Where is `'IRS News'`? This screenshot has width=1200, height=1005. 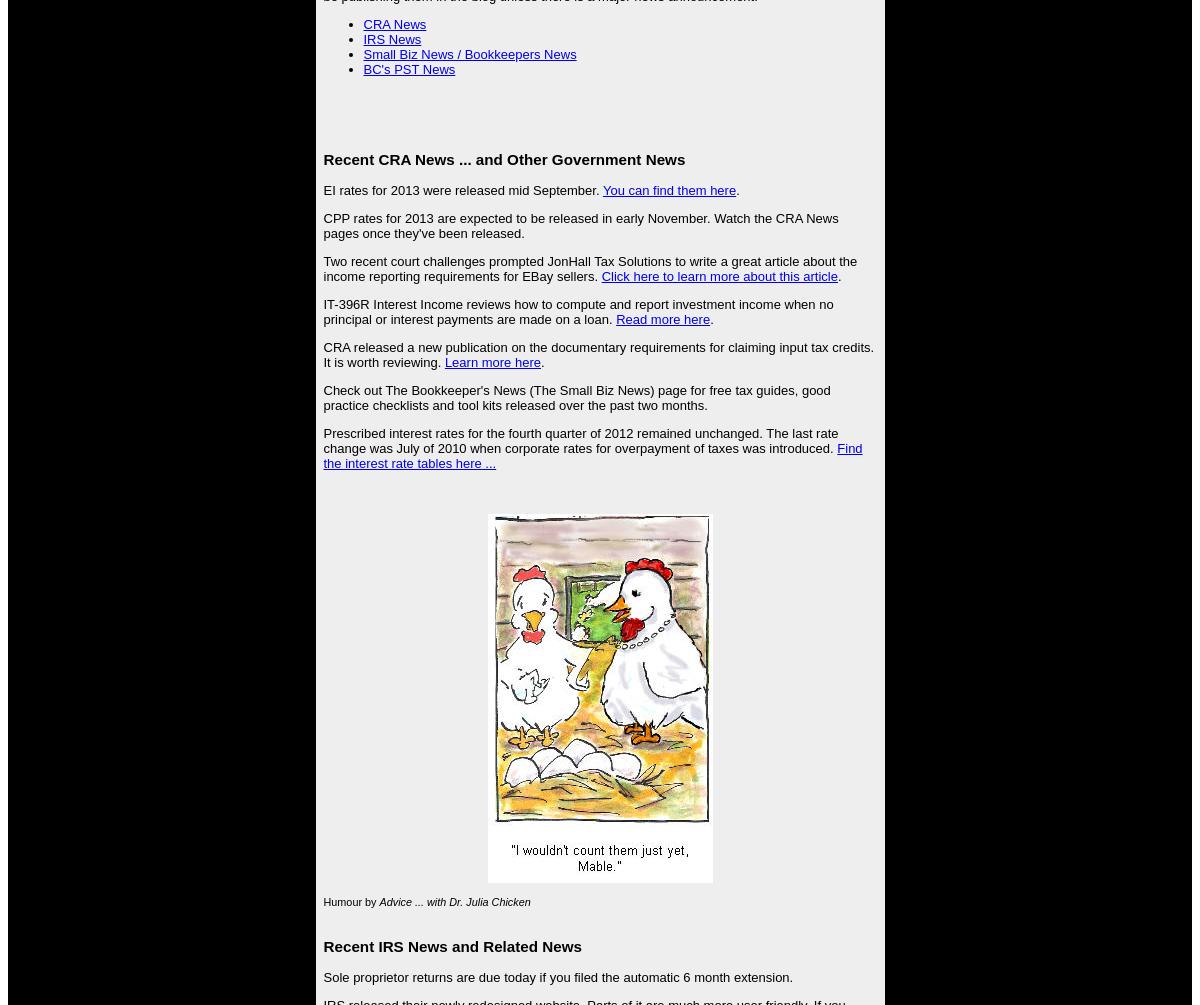
'IRS News' is located at coordinates (392, 39).